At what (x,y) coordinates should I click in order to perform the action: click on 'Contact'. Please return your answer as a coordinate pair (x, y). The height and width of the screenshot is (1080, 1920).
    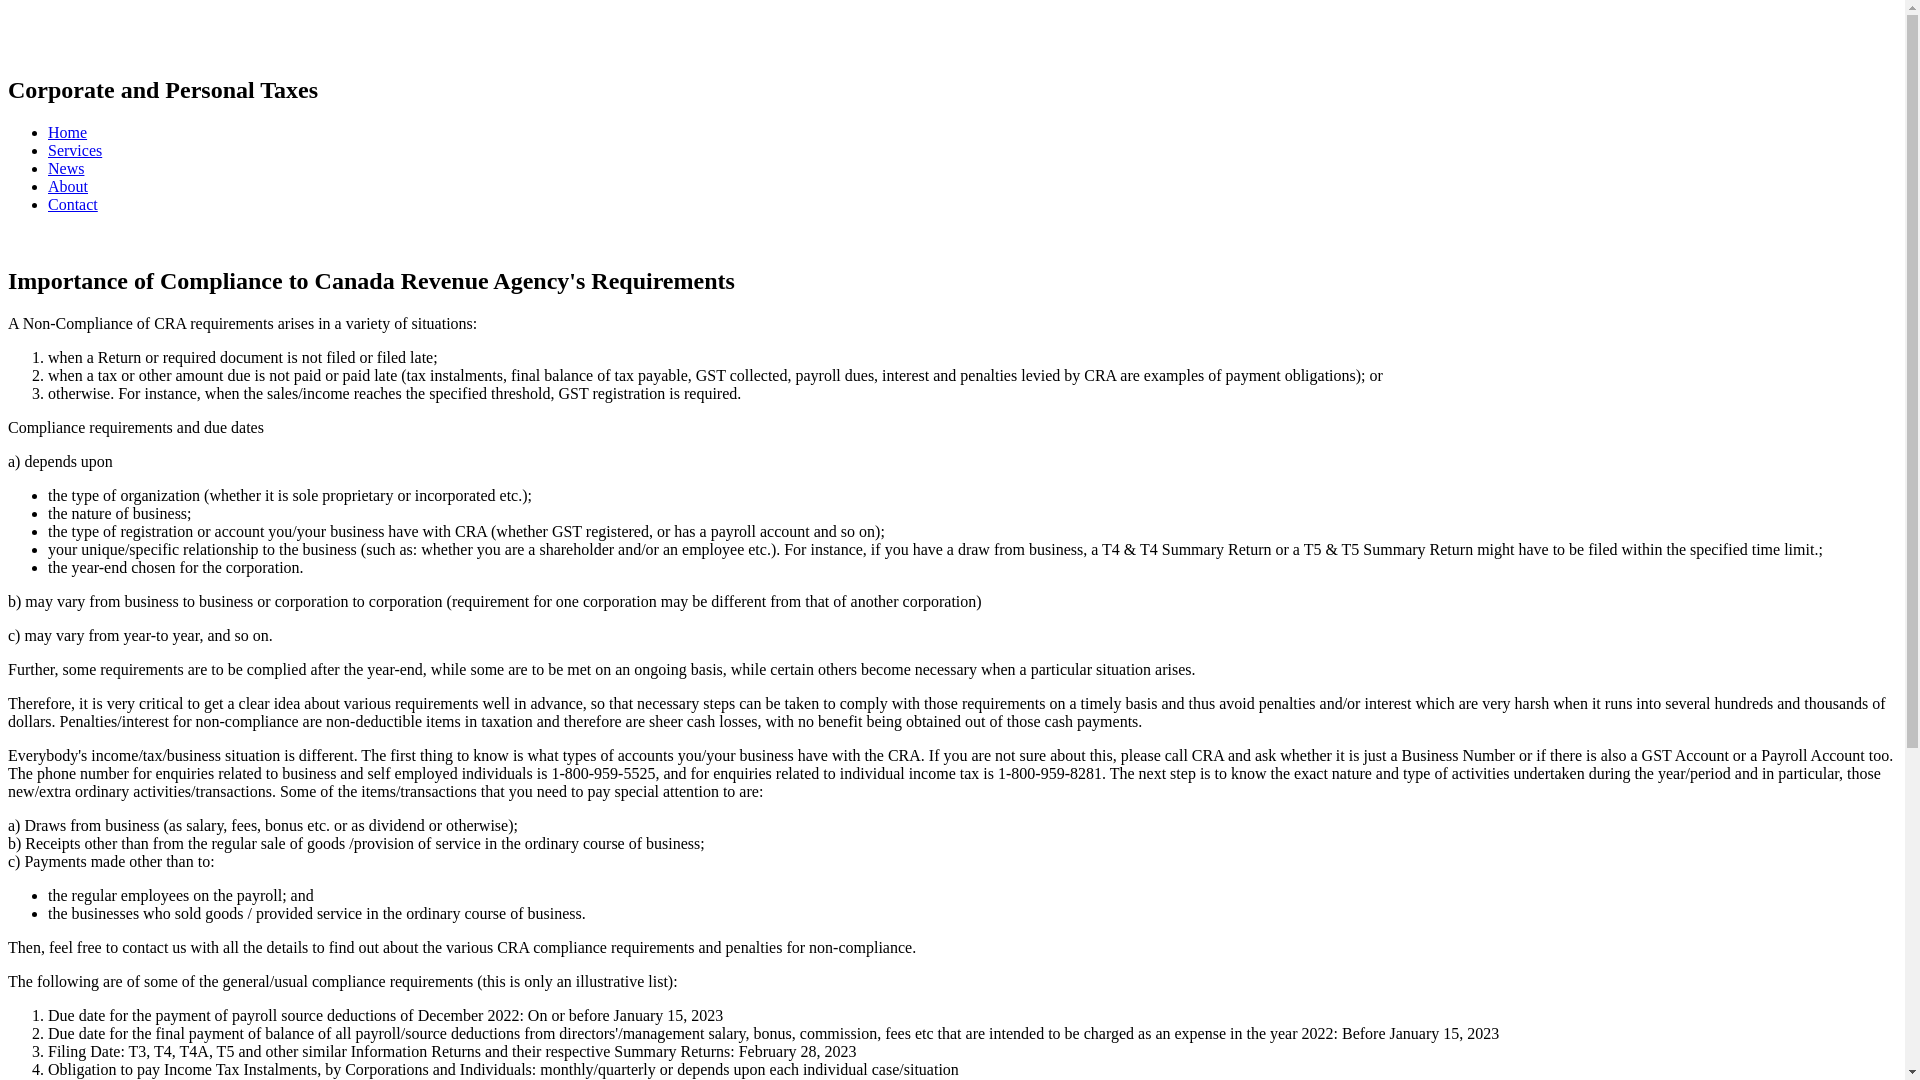
    Looking at the image, I should click on (72, 204).